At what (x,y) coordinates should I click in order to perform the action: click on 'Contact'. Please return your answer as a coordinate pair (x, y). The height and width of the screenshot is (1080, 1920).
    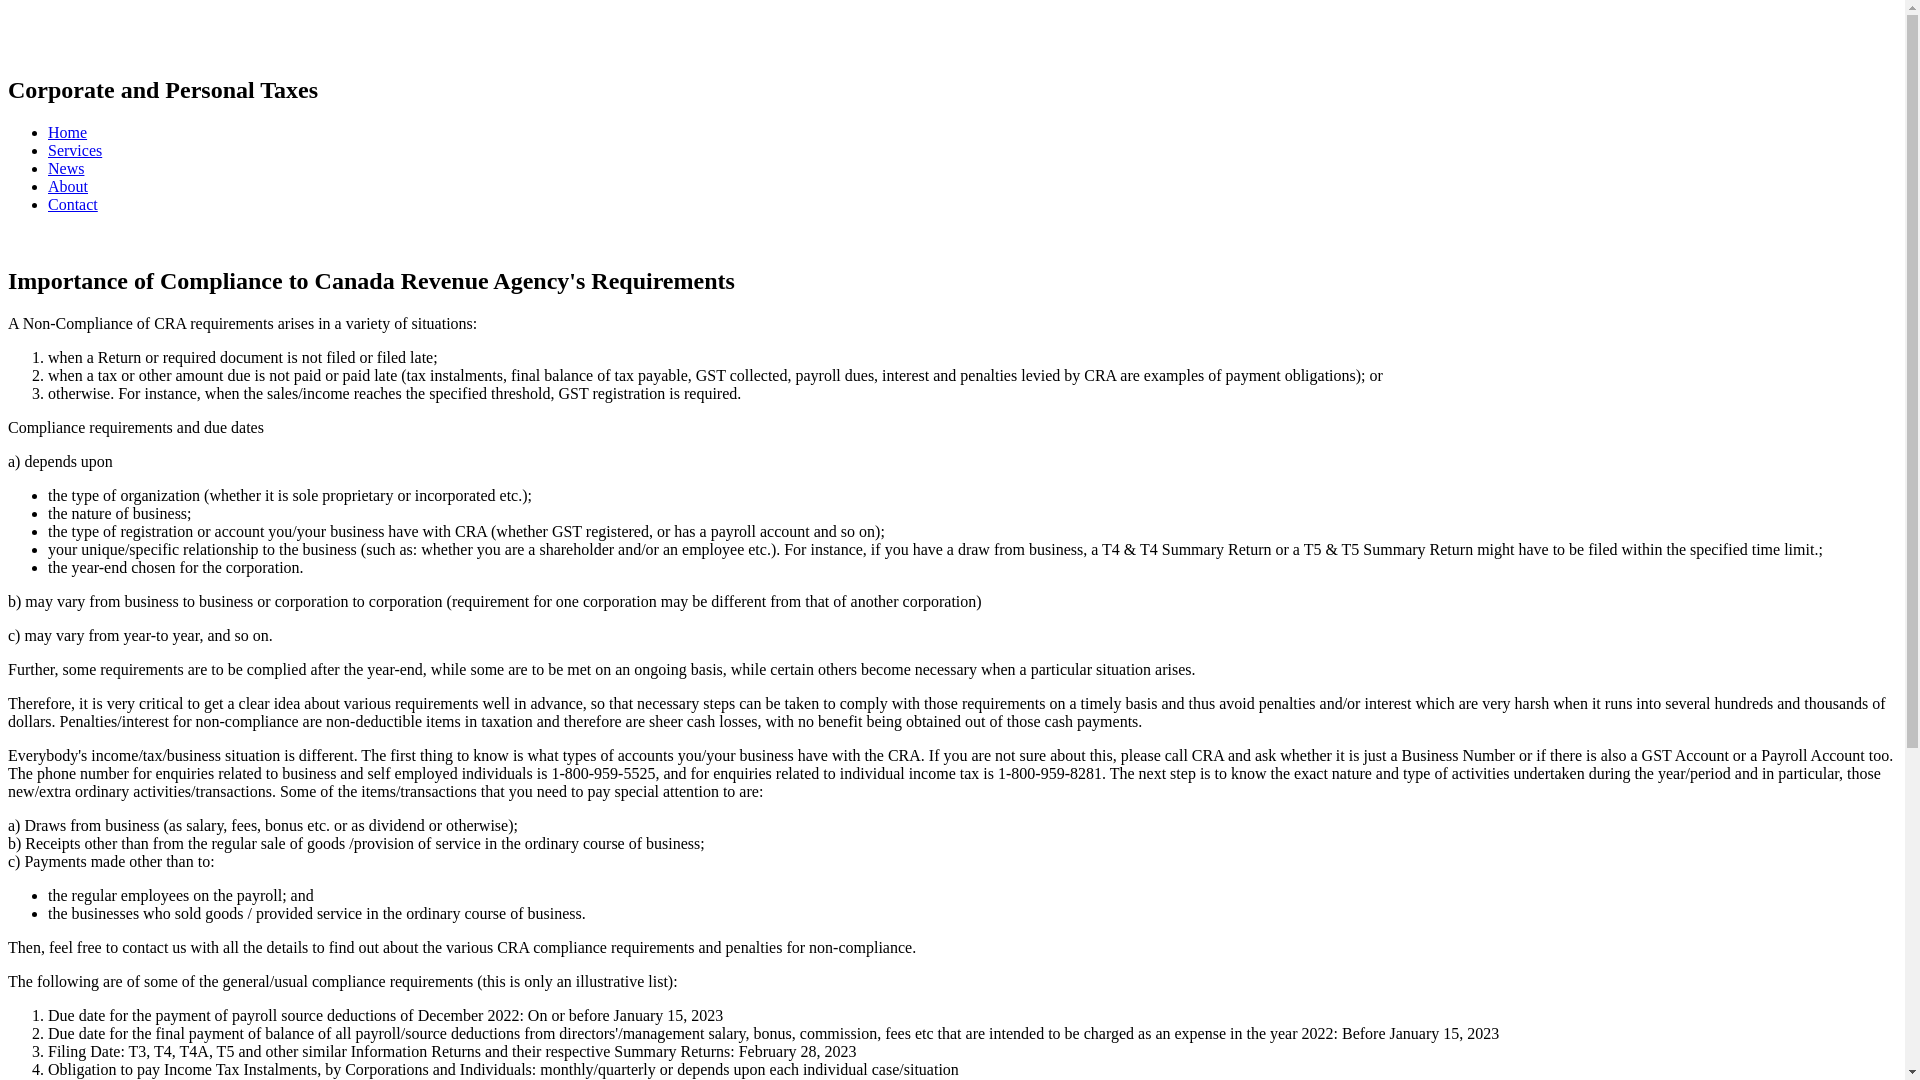
    Looking at the image, I should click on (72, 204).